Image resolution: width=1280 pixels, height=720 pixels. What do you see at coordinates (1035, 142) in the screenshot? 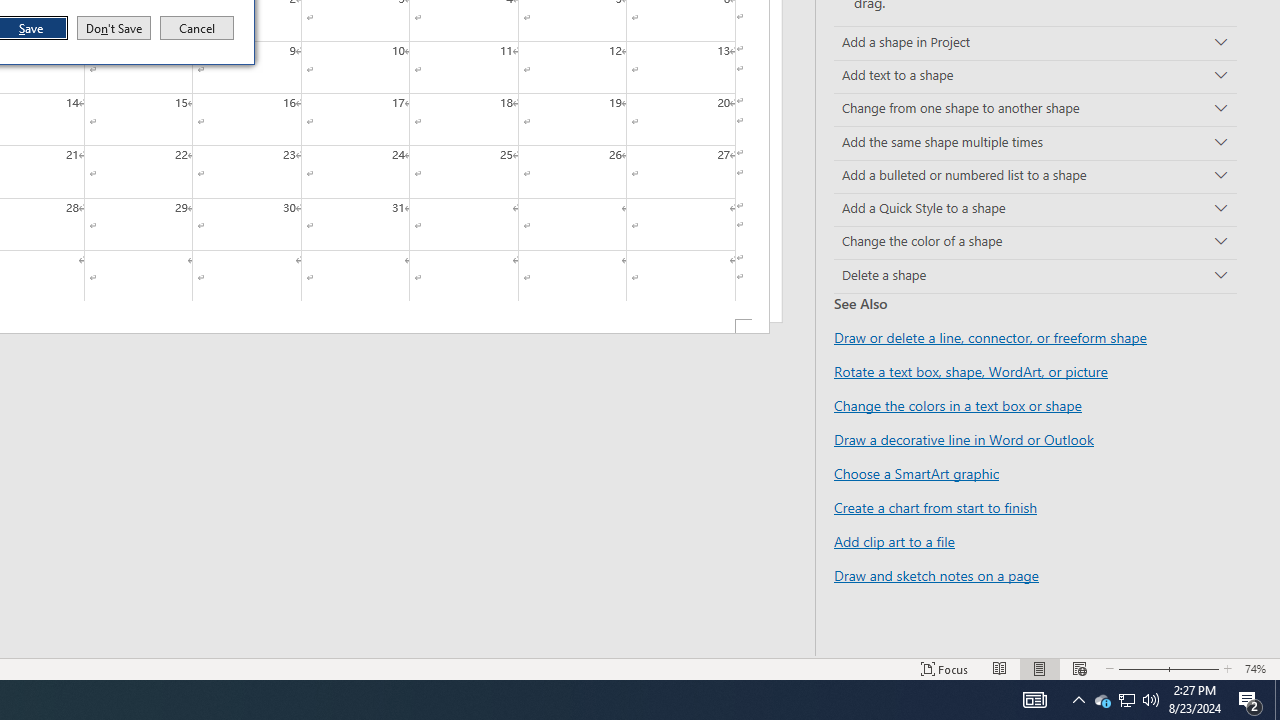
I see `'Add the same shape multiple times'` at bounding box center [1035, 142].